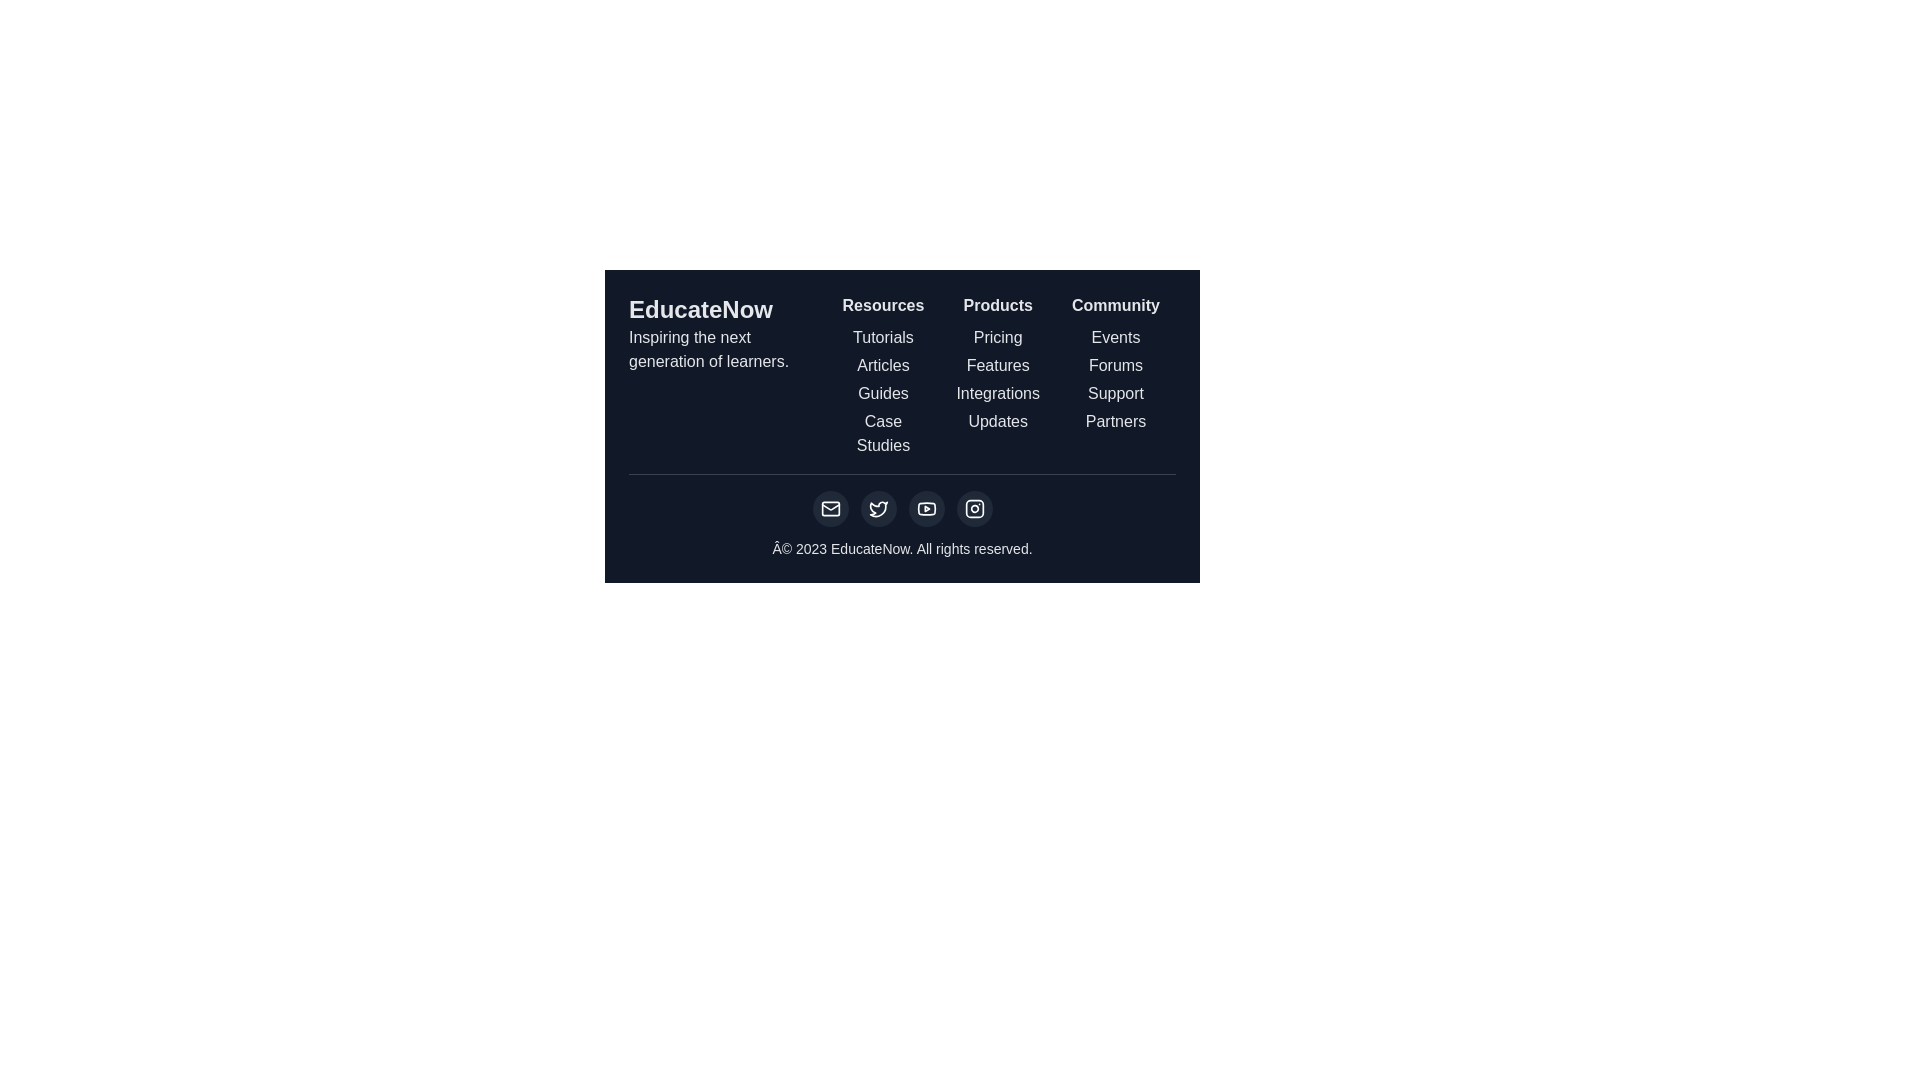  I want to click on the Vertical navigation list located in the 'Resources' section, so click(882, 392).